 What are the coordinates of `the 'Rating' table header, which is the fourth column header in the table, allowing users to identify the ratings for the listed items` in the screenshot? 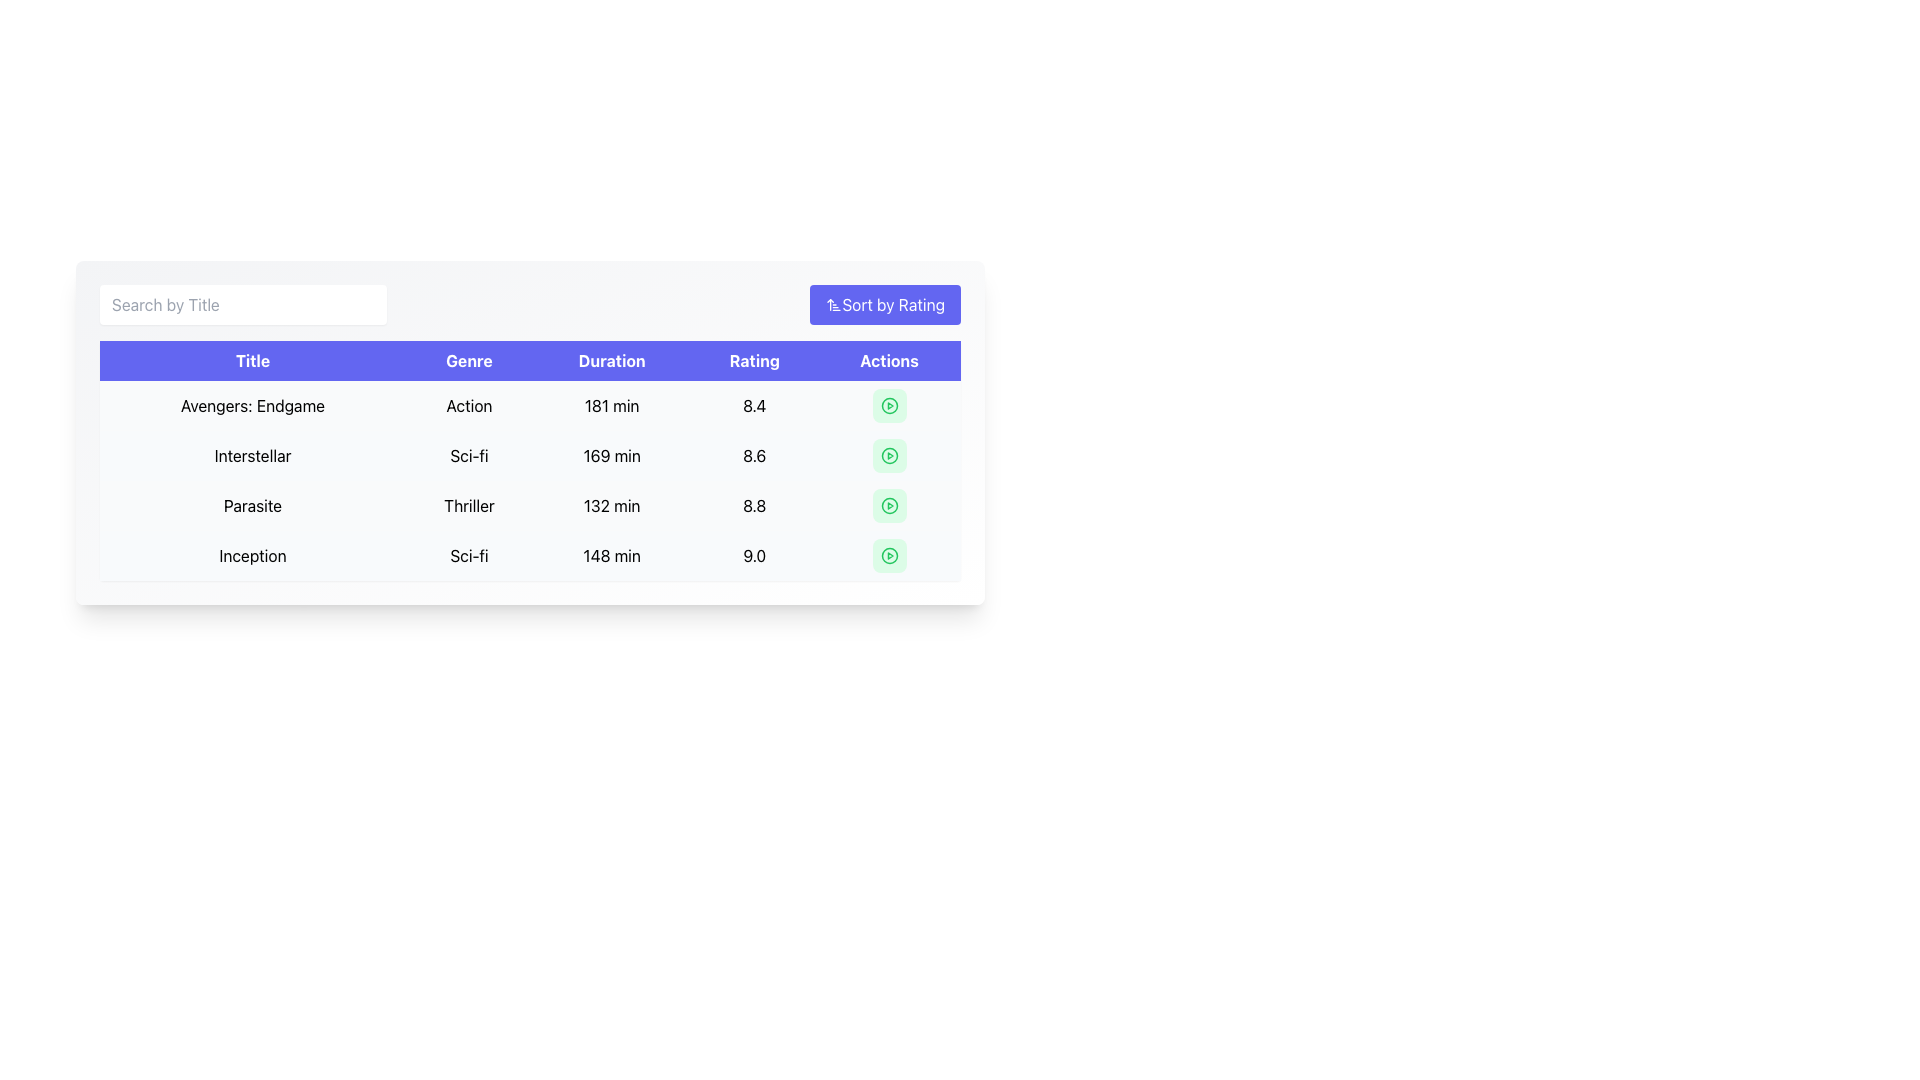 It's located at (753, 361).